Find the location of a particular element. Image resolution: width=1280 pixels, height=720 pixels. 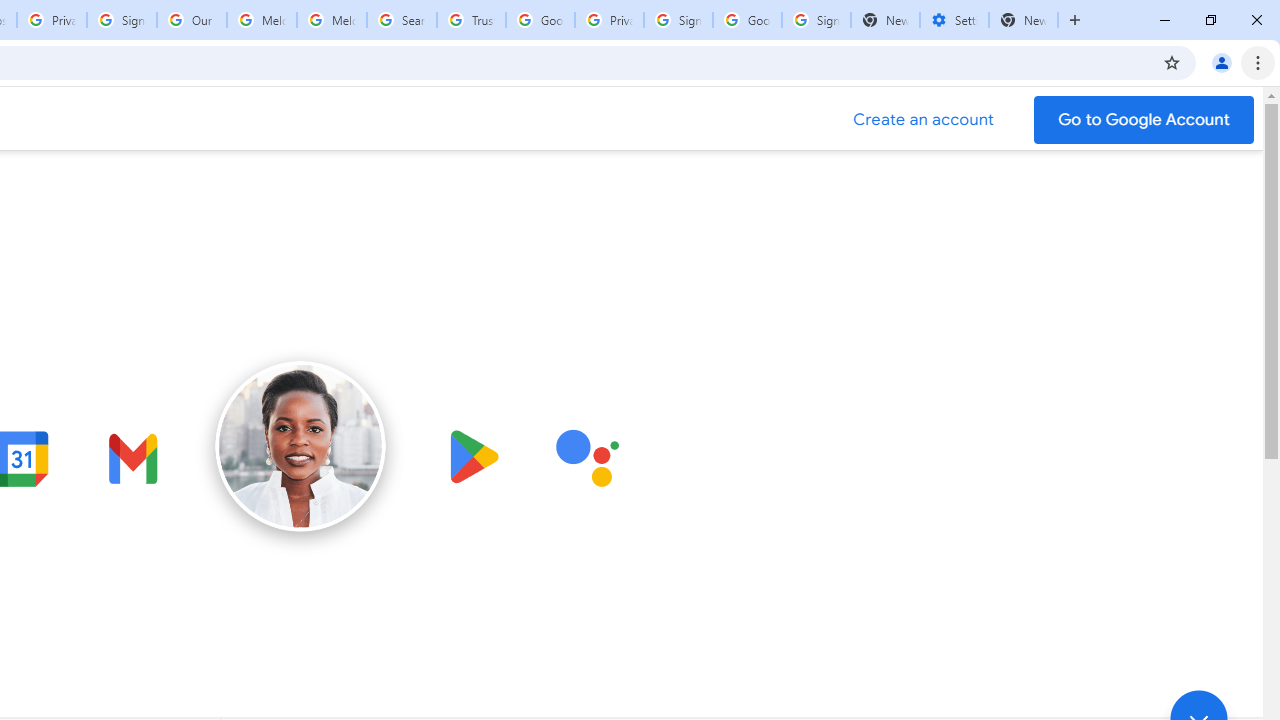

'Create a Google Account' is located at coordinates (923, 119).